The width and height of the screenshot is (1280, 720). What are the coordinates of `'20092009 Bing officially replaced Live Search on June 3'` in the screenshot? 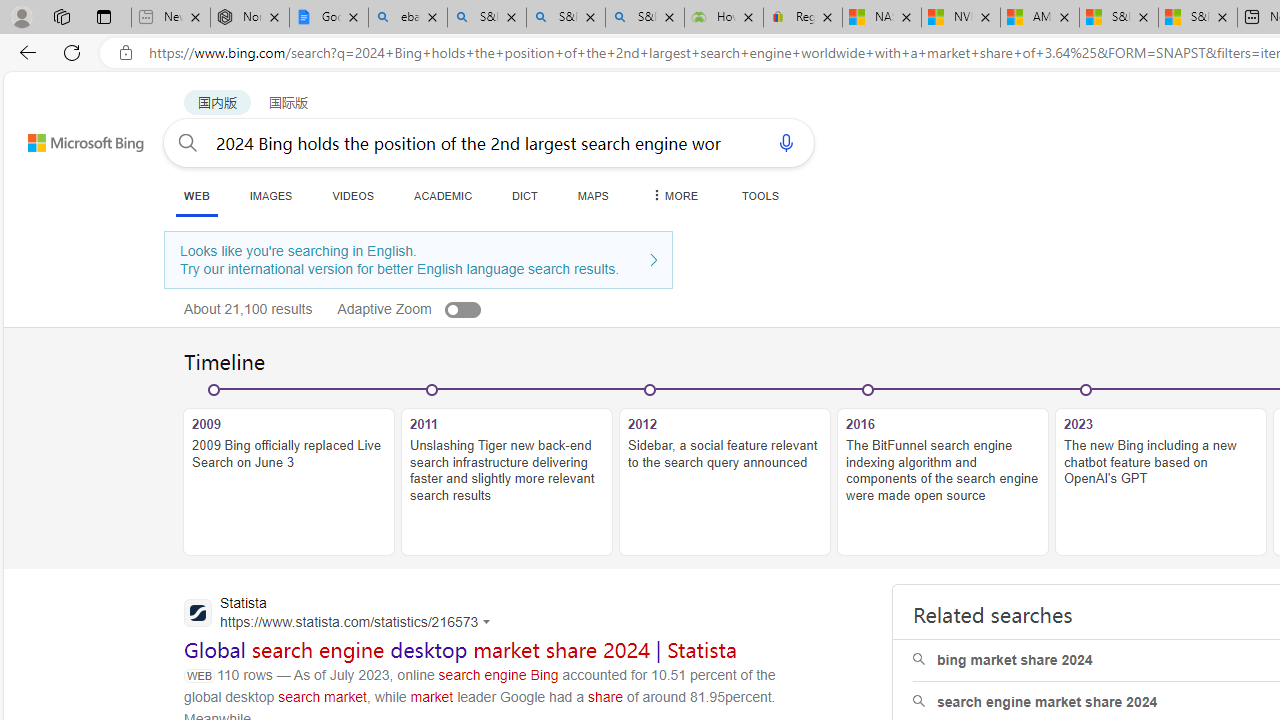 It's located at (288, 471).